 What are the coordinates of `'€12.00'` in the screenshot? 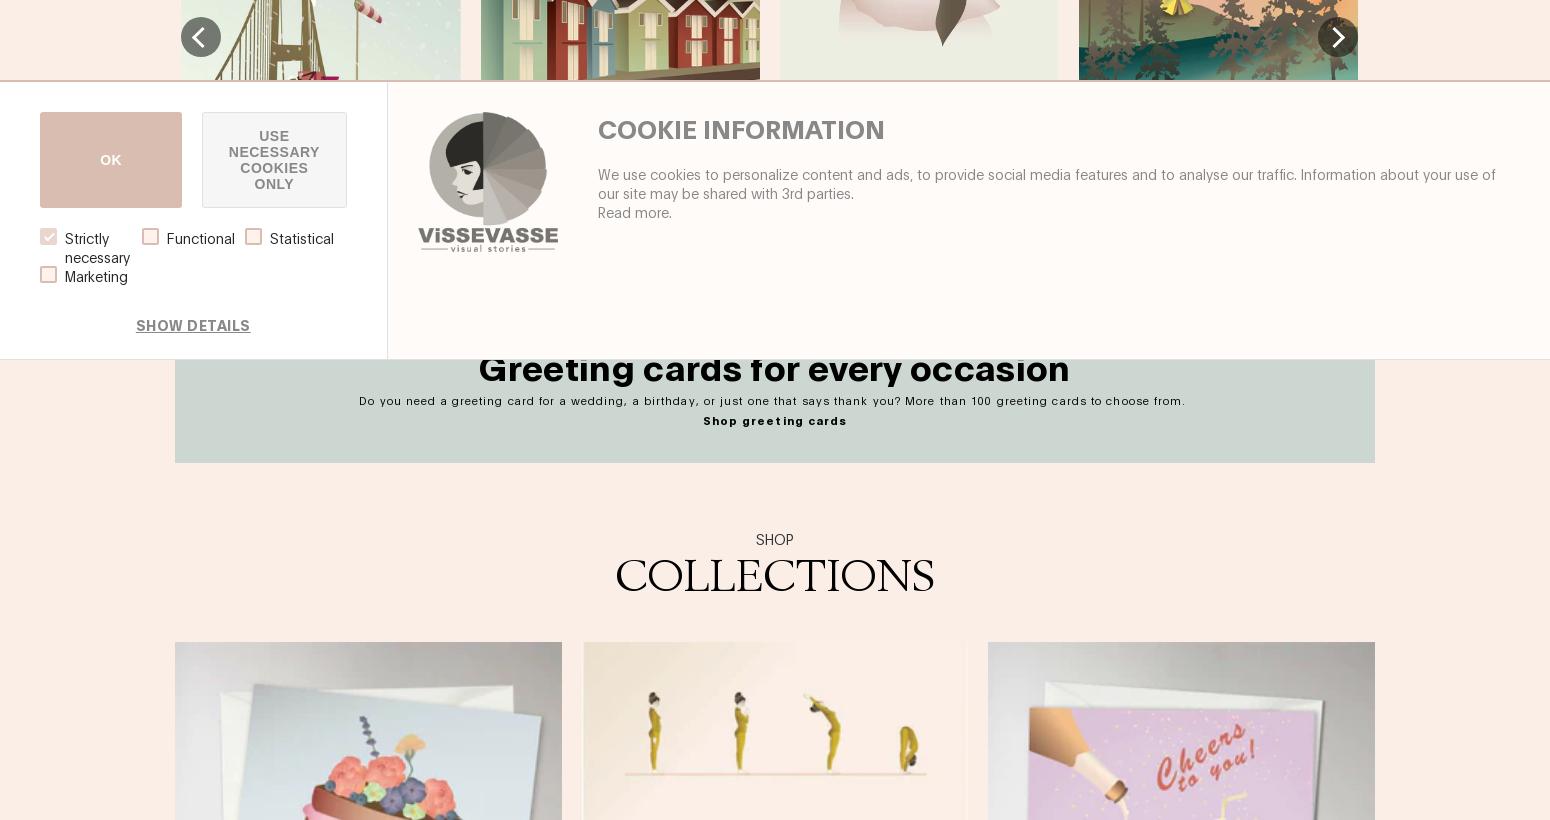 It's located at (1034, 149).